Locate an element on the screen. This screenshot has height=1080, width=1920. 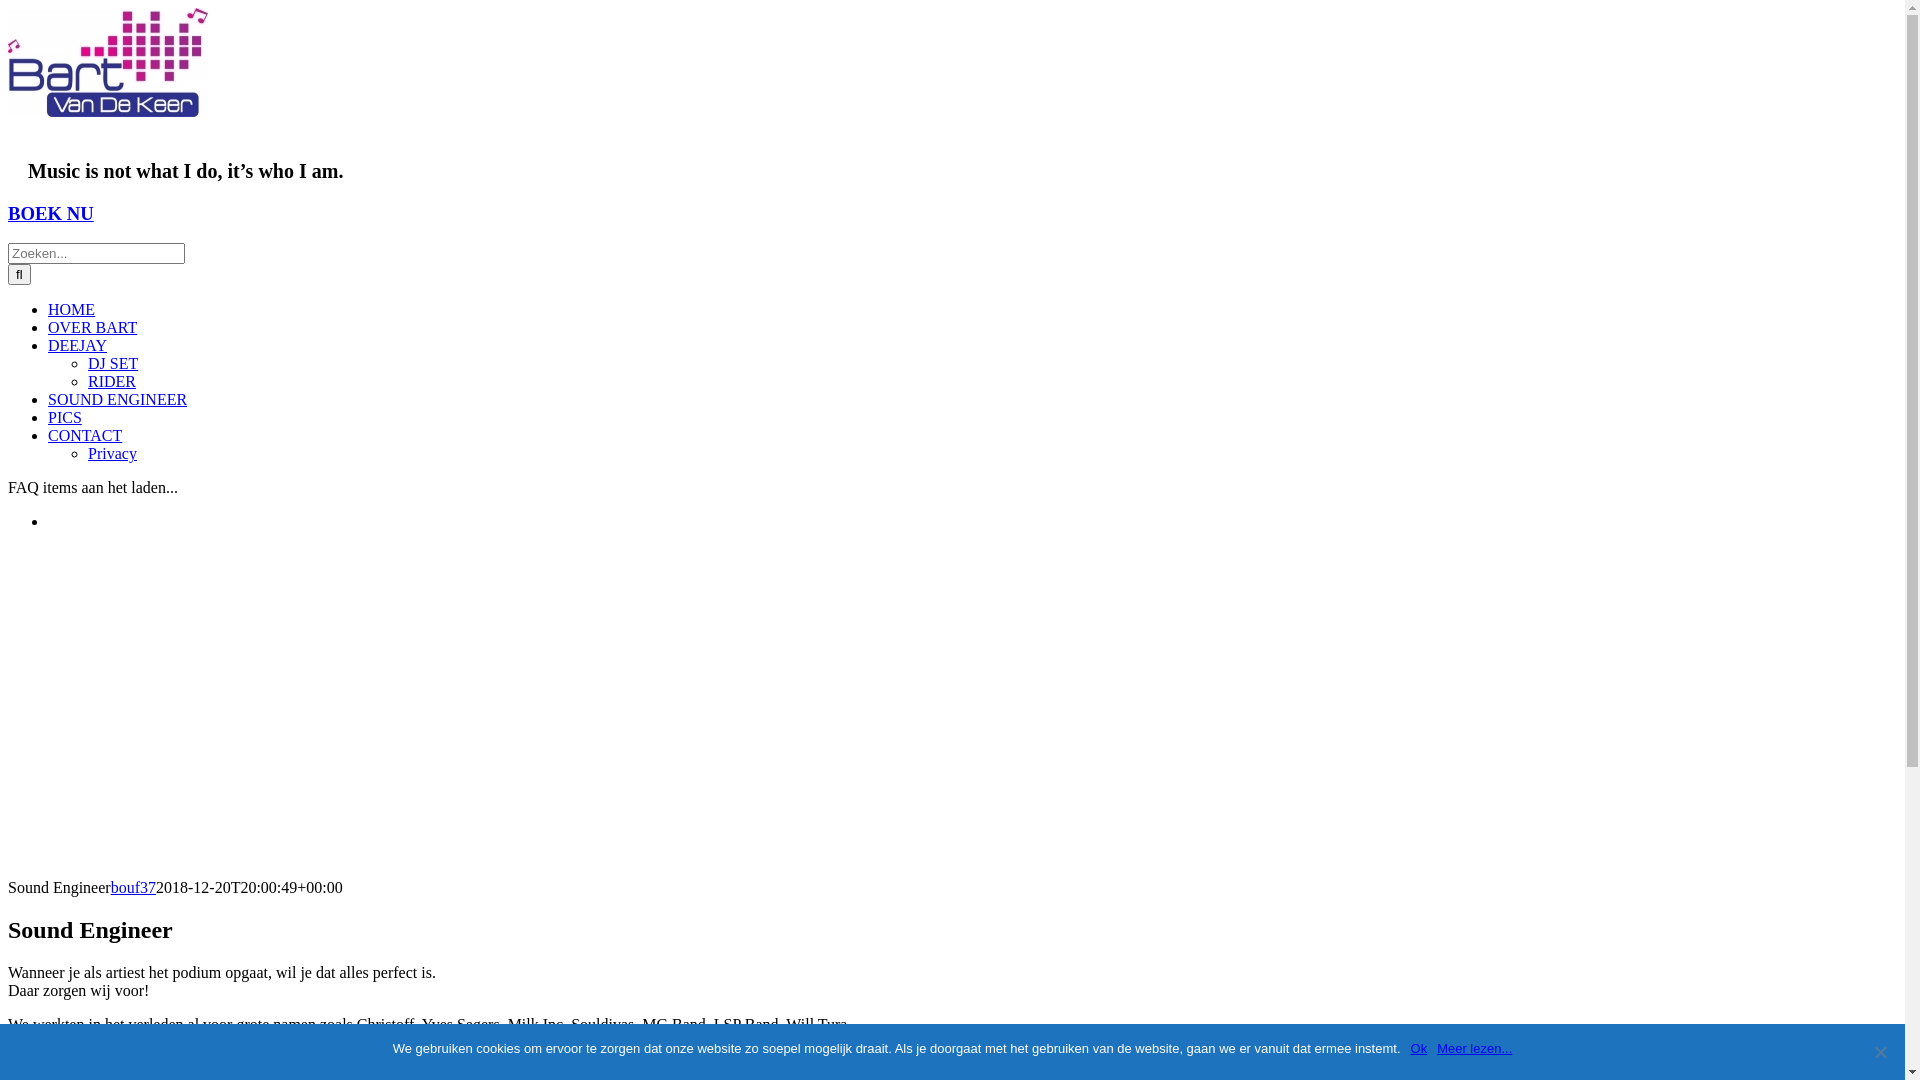
'OVER BART' is located at coordinates (91, 326).